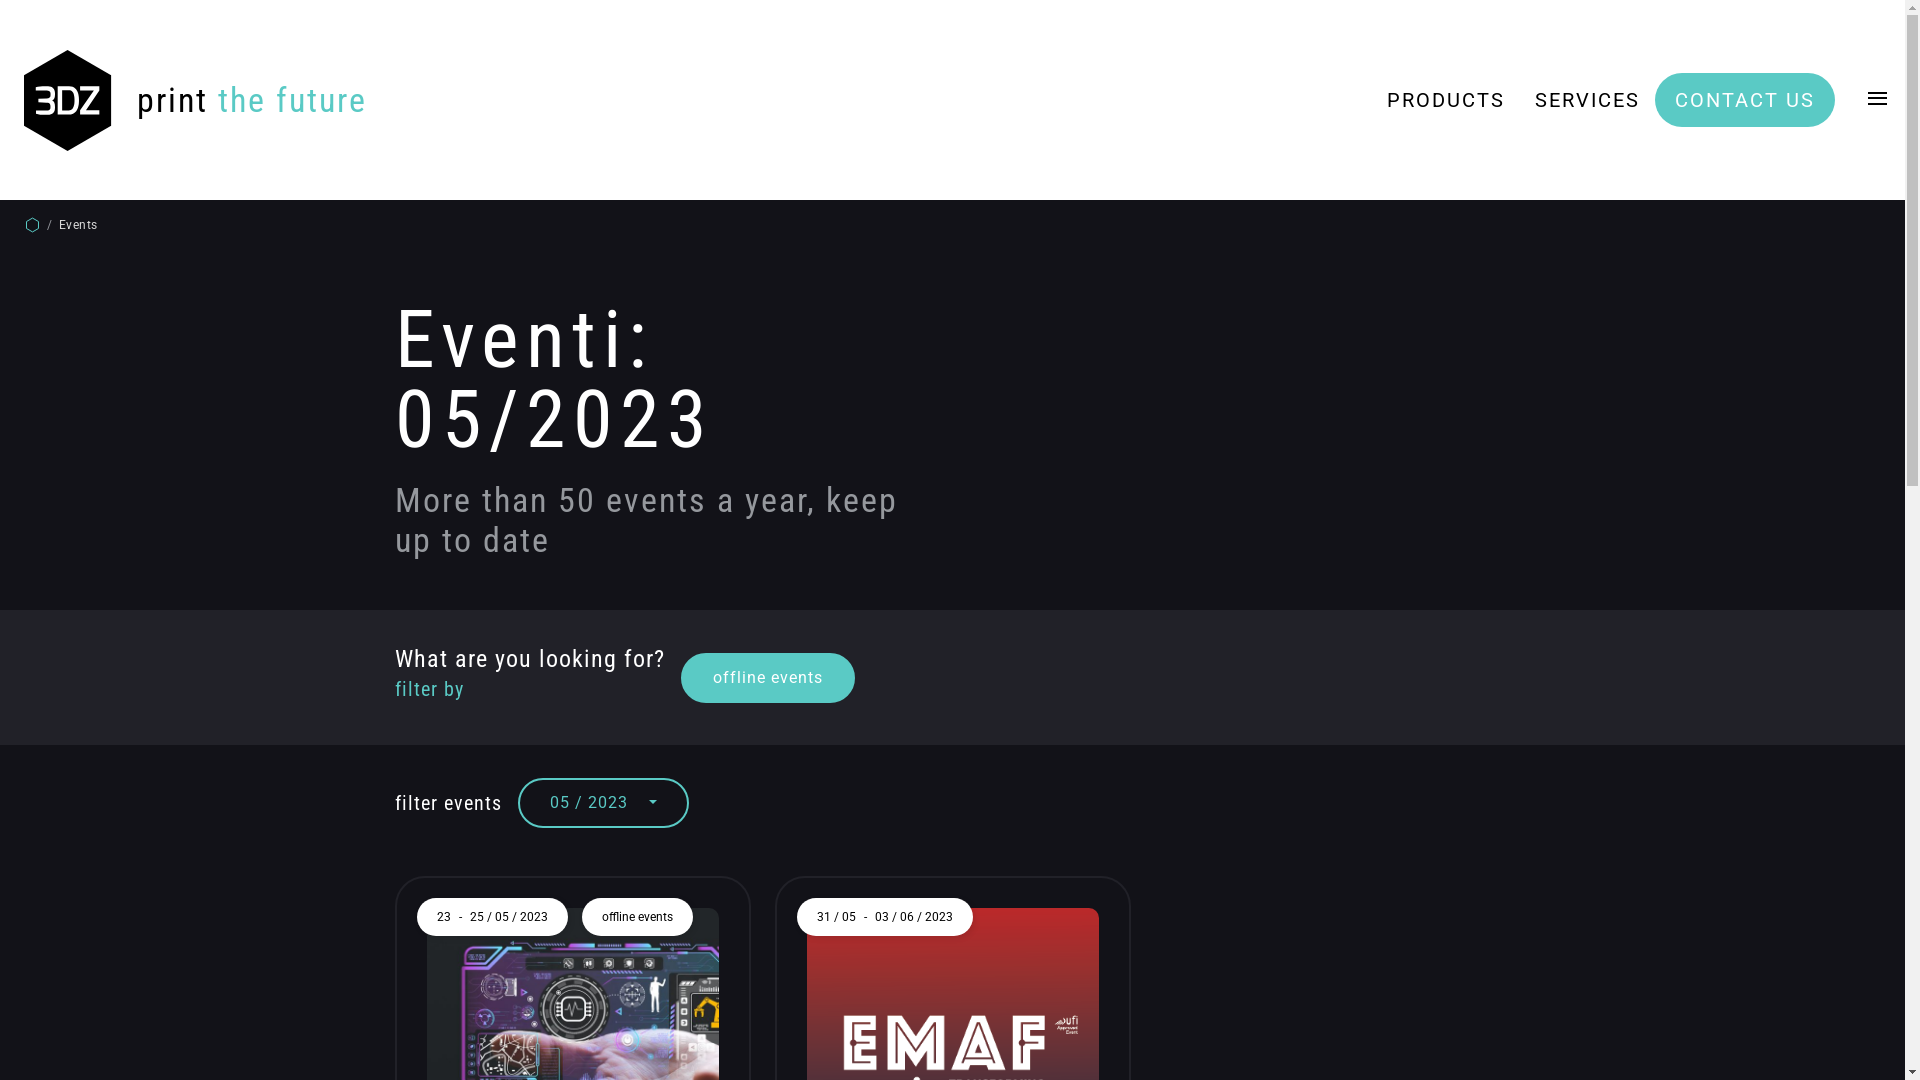  Describe the element at coordinates (518, 801) in the screenshot. I see `'05 / 2023'` at that location.